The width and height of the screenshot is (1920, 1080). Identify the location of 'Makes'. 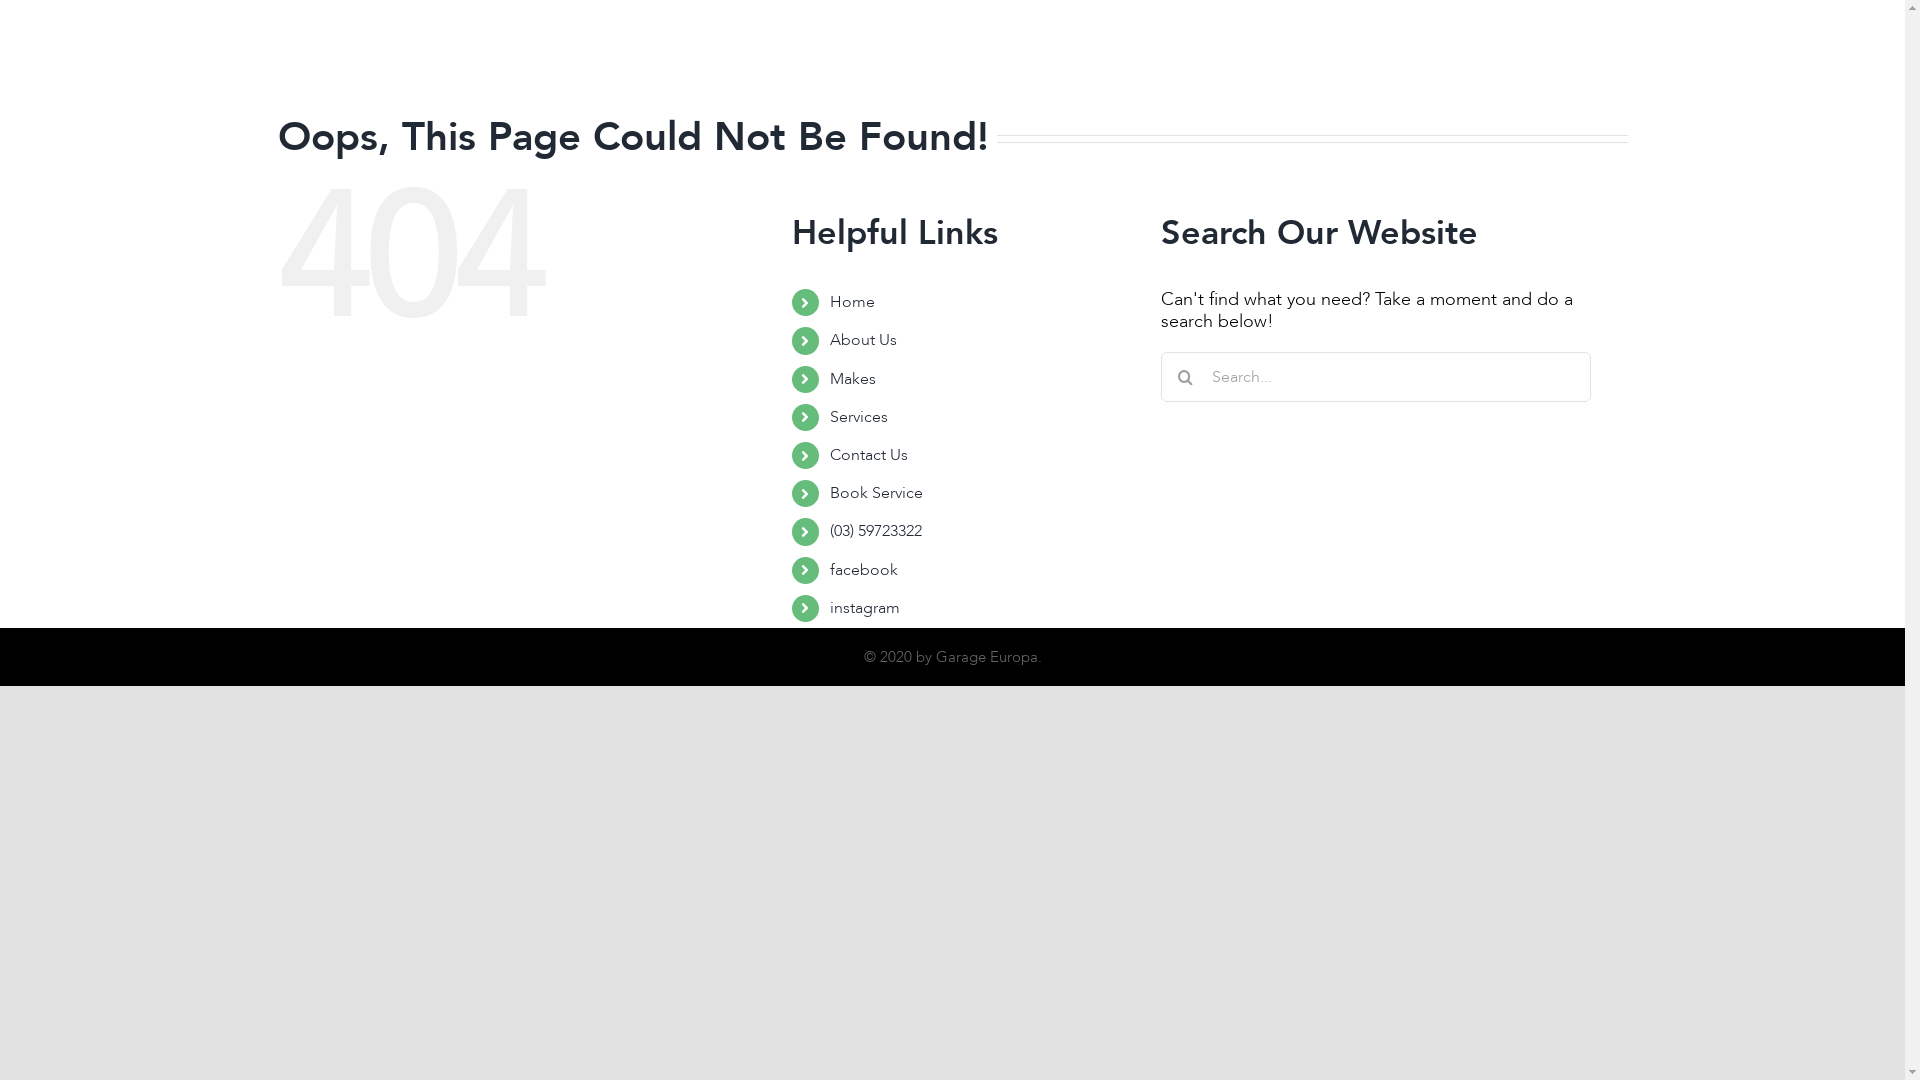
(853, 378).